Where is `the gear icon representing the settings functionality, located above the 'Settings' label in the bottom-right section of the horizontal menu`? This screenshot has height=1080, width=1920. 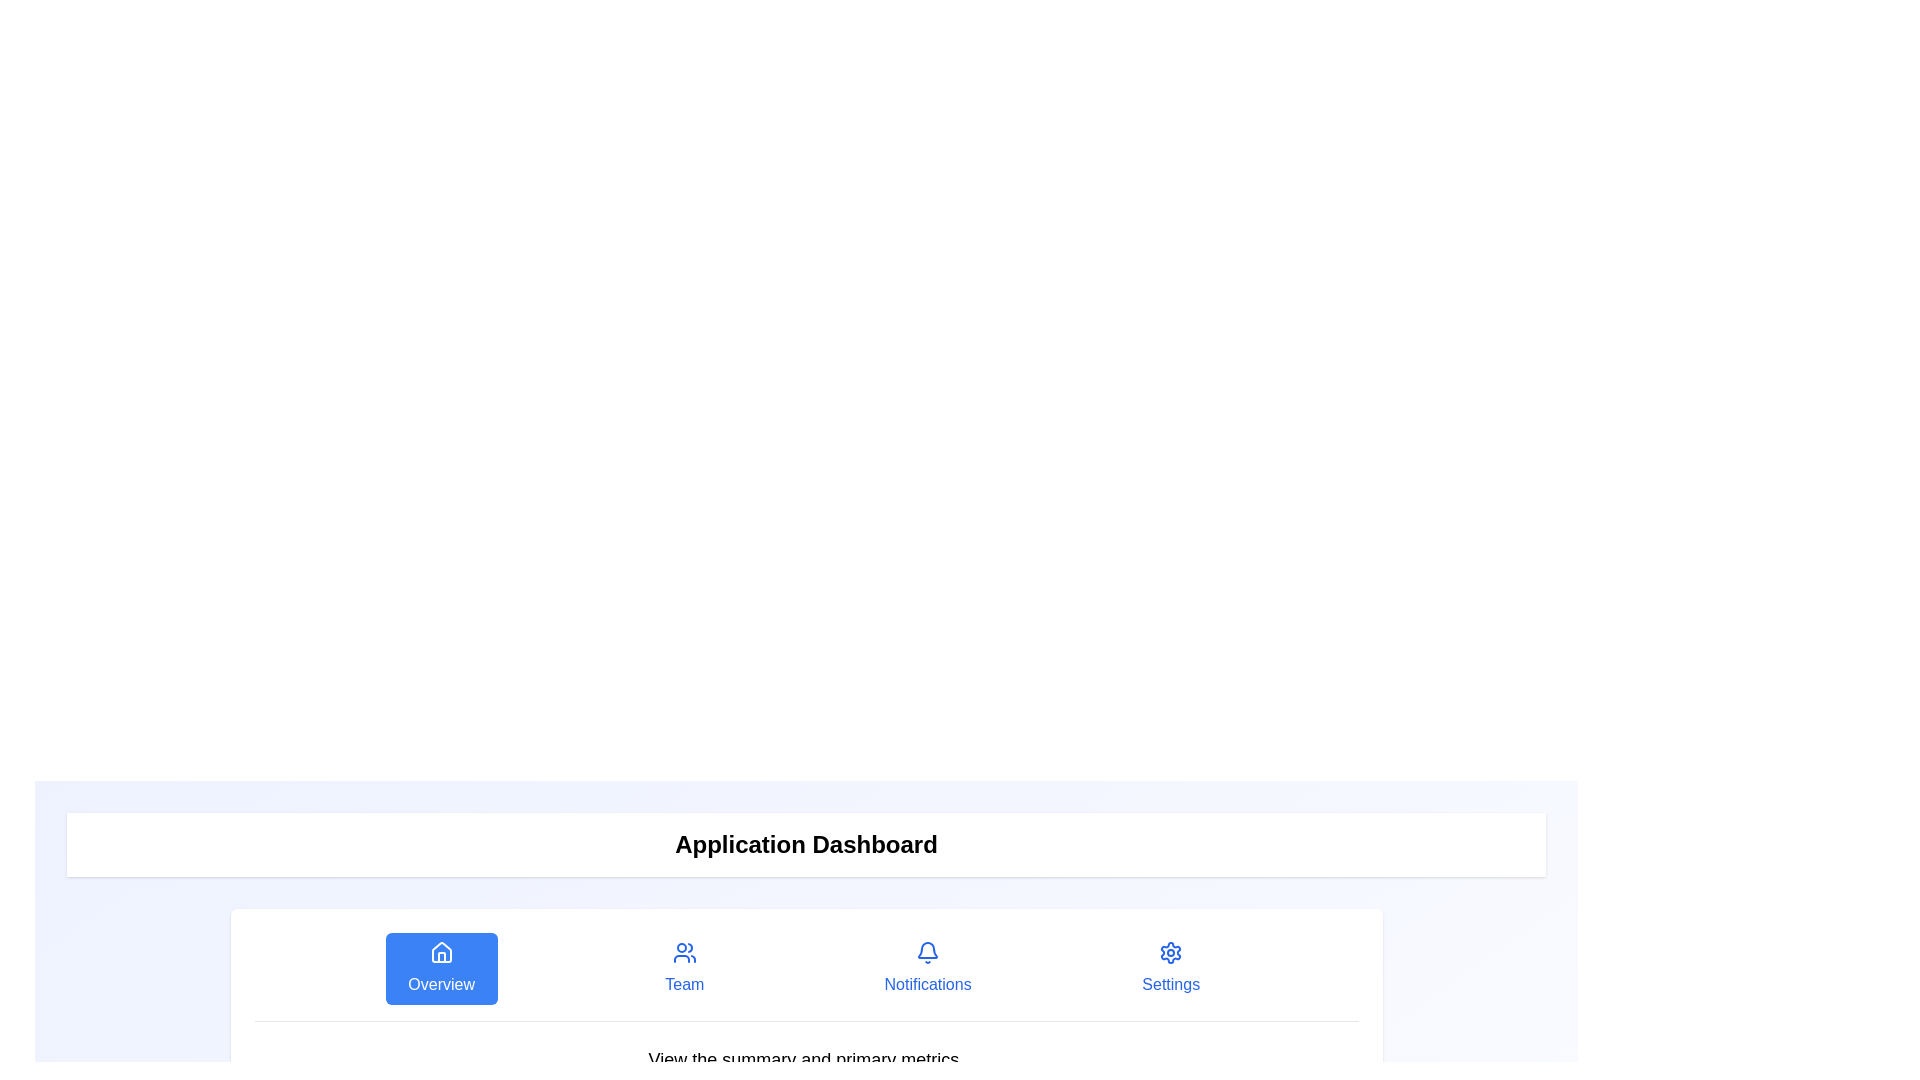 the gear icon representing the settings functionality, located above the 'Settings' label in the bottom-right section of the horizontal menu is located at coordinates (1171, 951).